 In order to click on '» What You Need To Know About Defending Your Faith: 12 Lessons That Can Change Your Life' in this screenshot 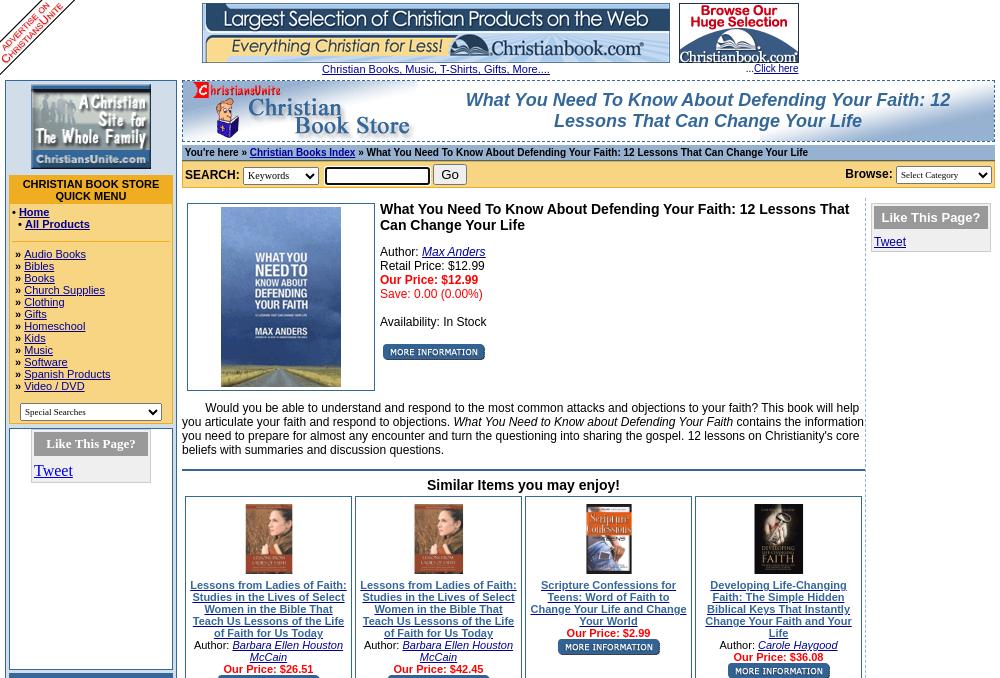, I will do `click(580, 151)`.